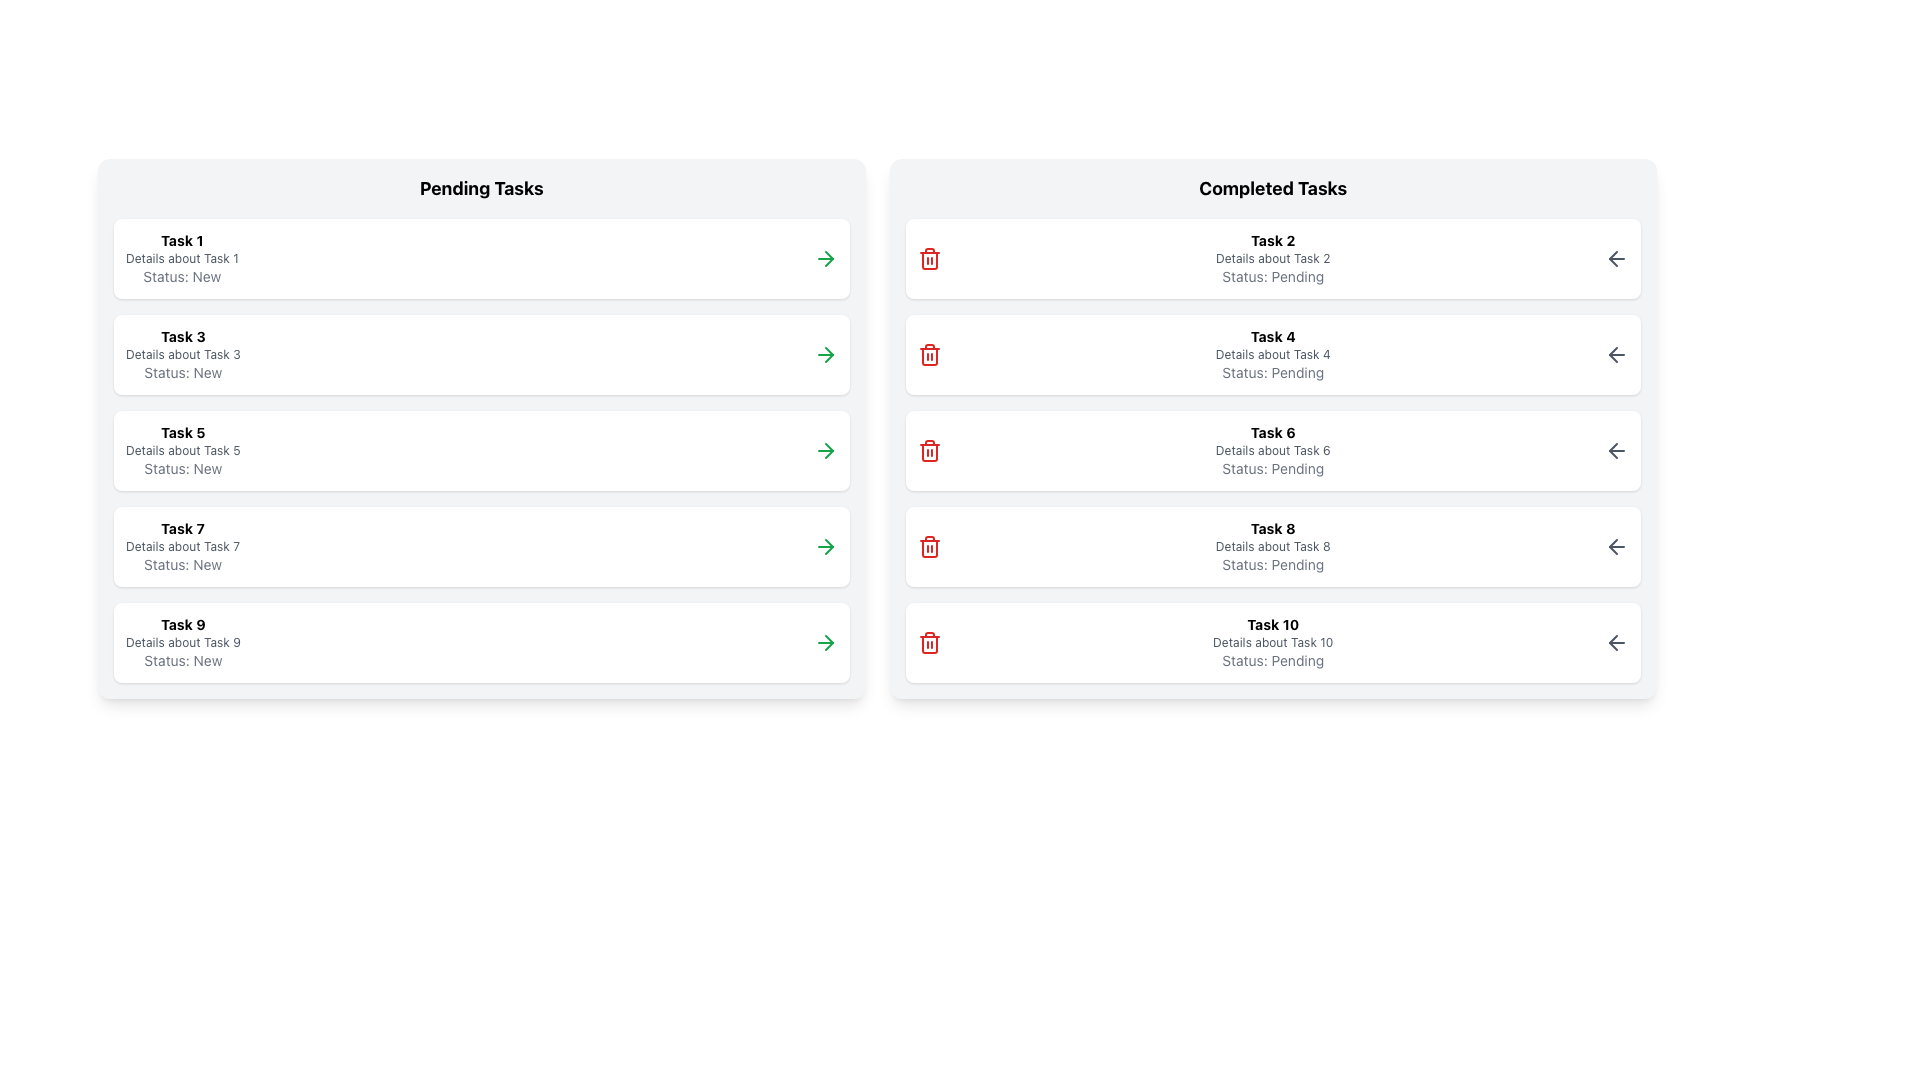 The height and width of the screenshot is (1080, 1920). I want to click on text label 'Details about Task 10' which is styled in a small gray font and positioned below the task title 'Task 10' and above the status text 'Status: Pending', so click(1272, 643).